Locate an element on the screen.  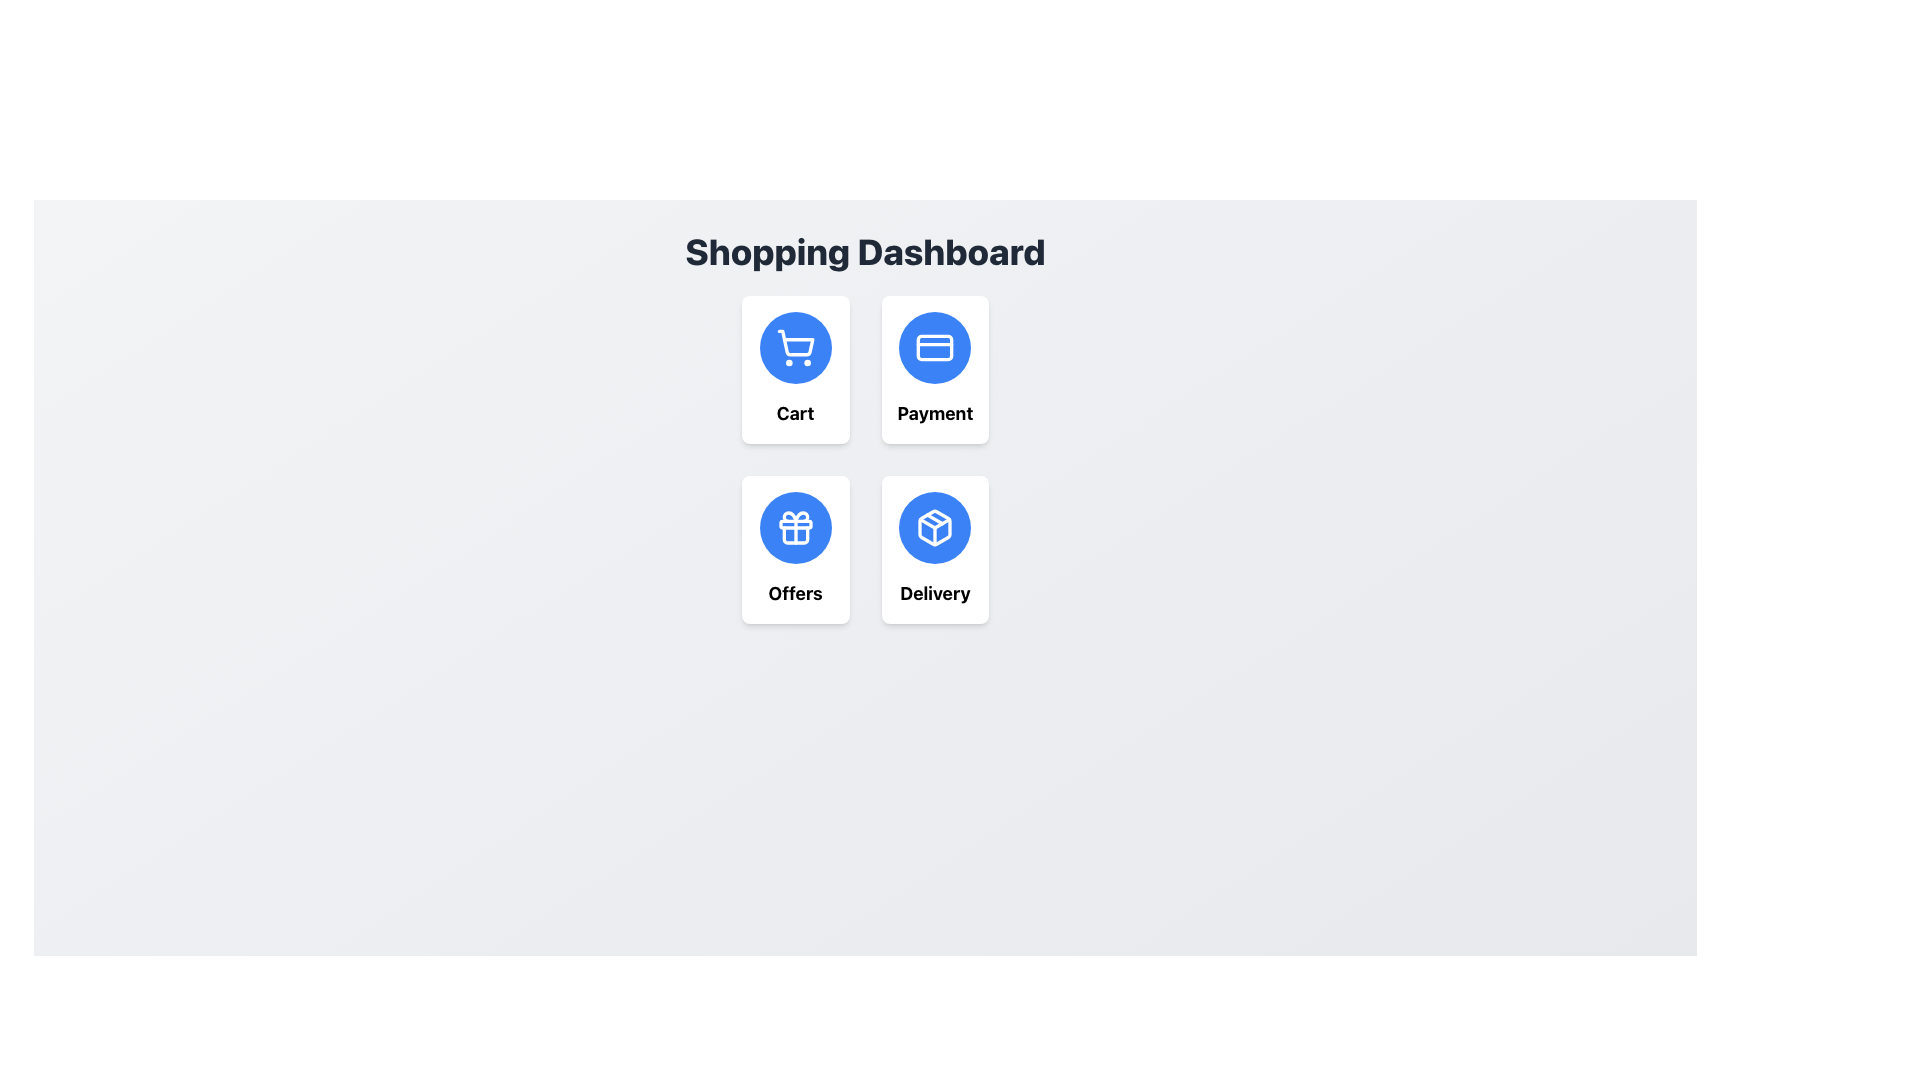
the gift icon with navigation functionality, which is located in the bottom-left quadrant of the interface is located at coordinates (794, 527).